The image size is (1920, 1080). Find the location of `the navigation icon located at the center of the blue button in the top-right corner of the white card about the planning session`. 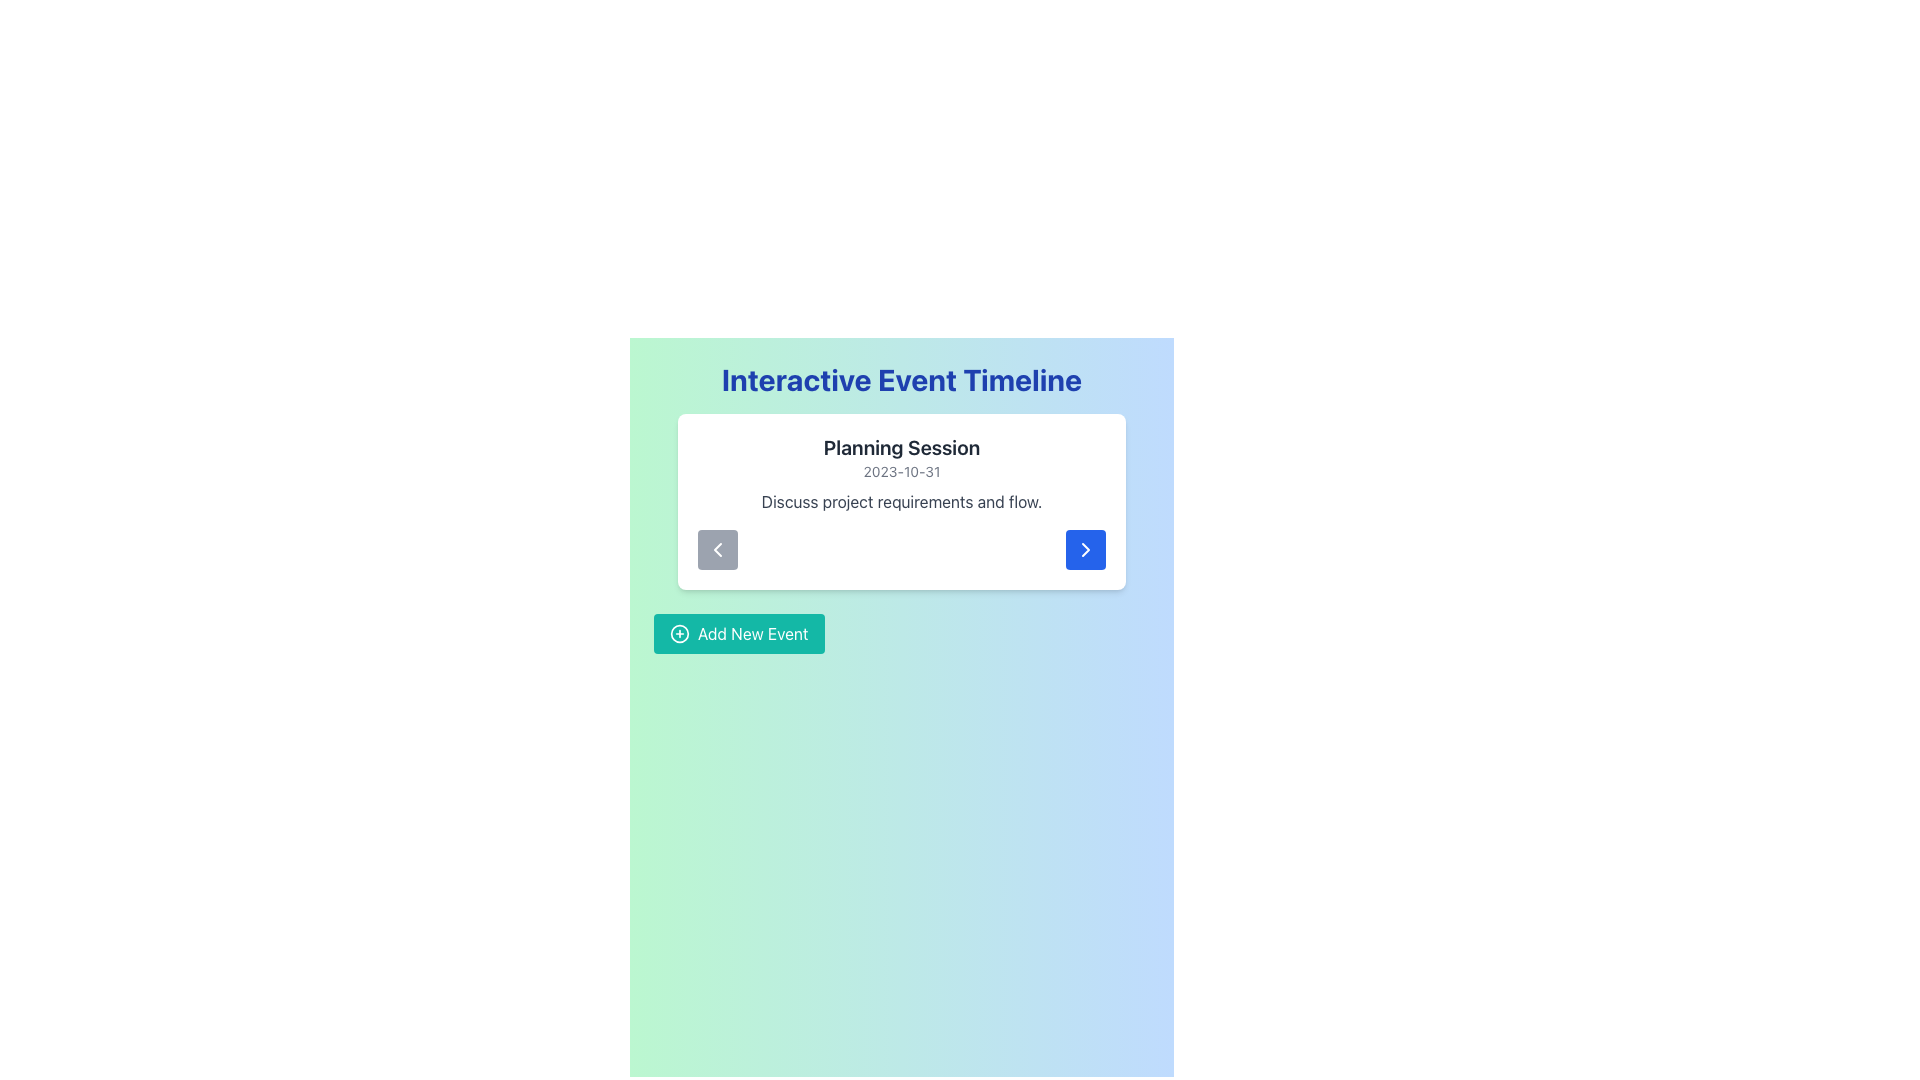

the navigation icon located at the center of the blue button in the top-right corner of the white card about the planning session is located at coordinates (1084, 550).